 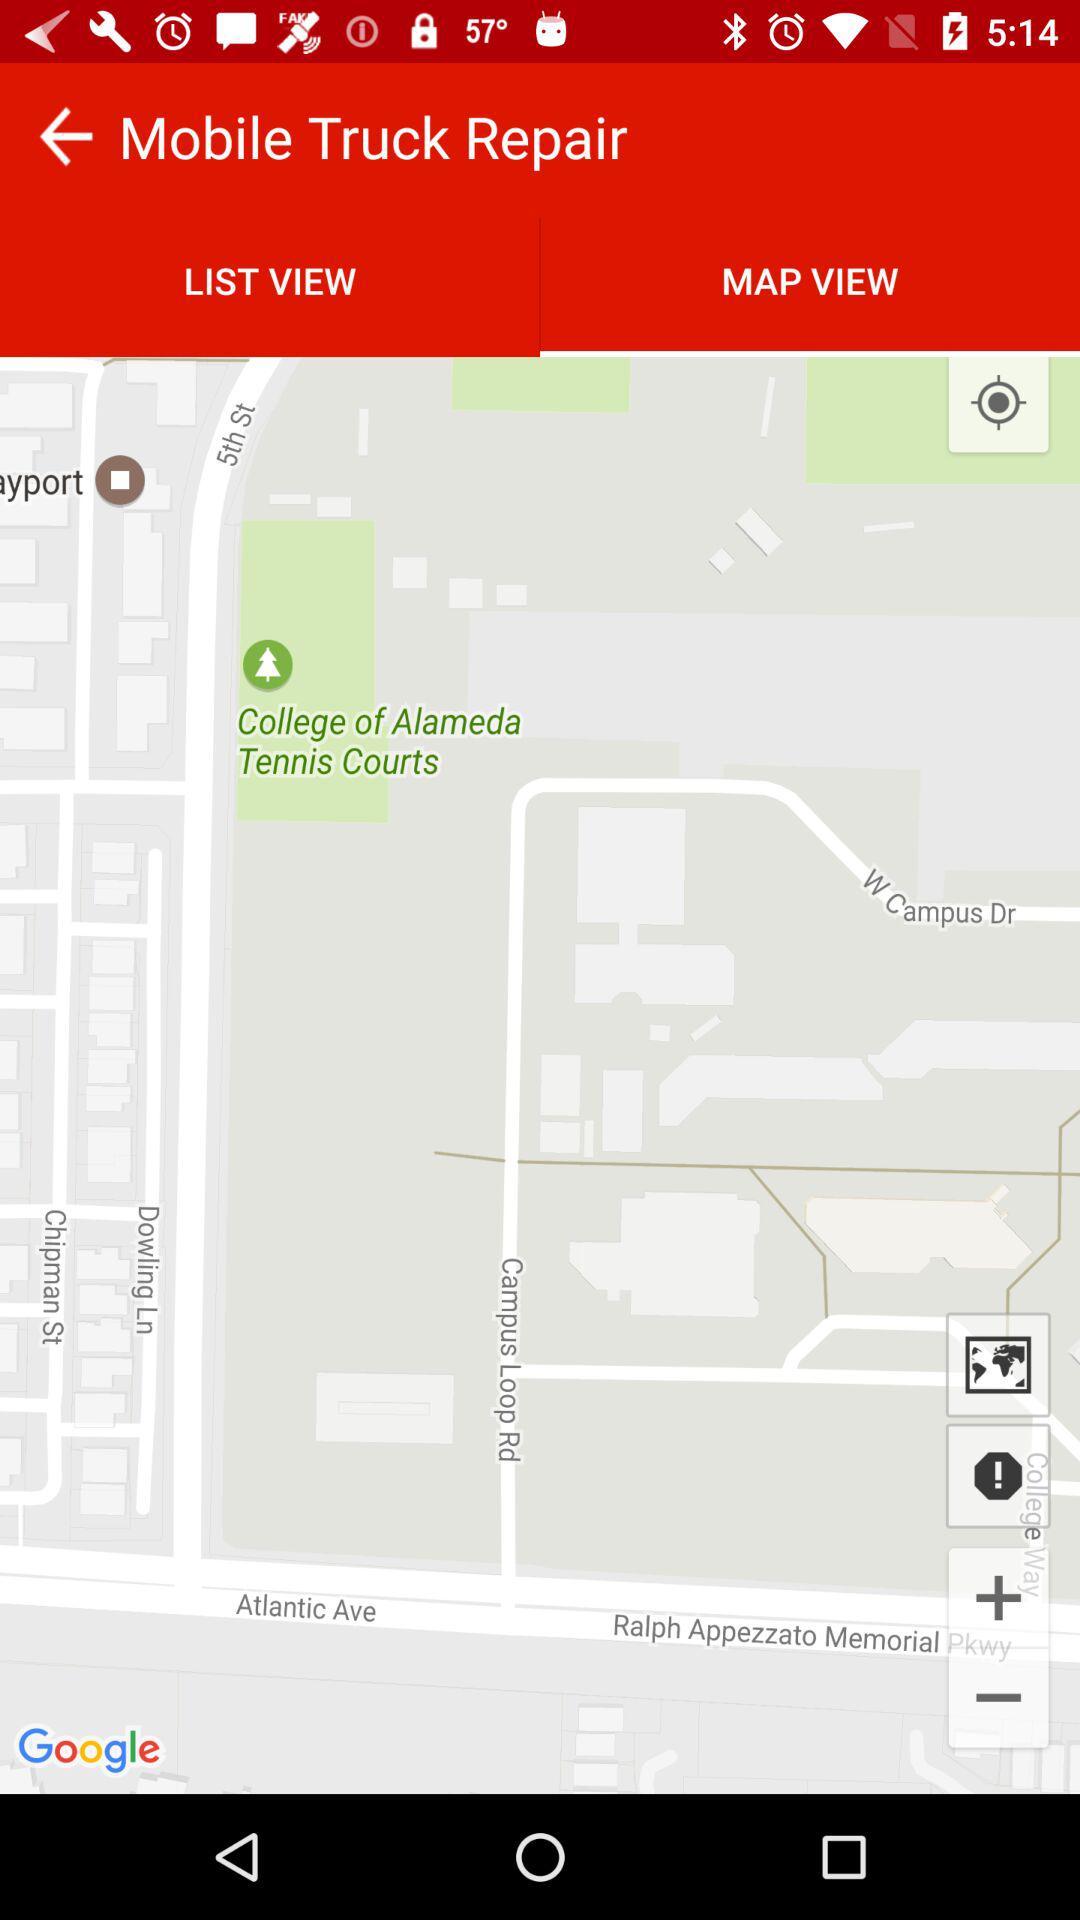 I want to click on the arrow_backward icon, so click(x=64, y=135).